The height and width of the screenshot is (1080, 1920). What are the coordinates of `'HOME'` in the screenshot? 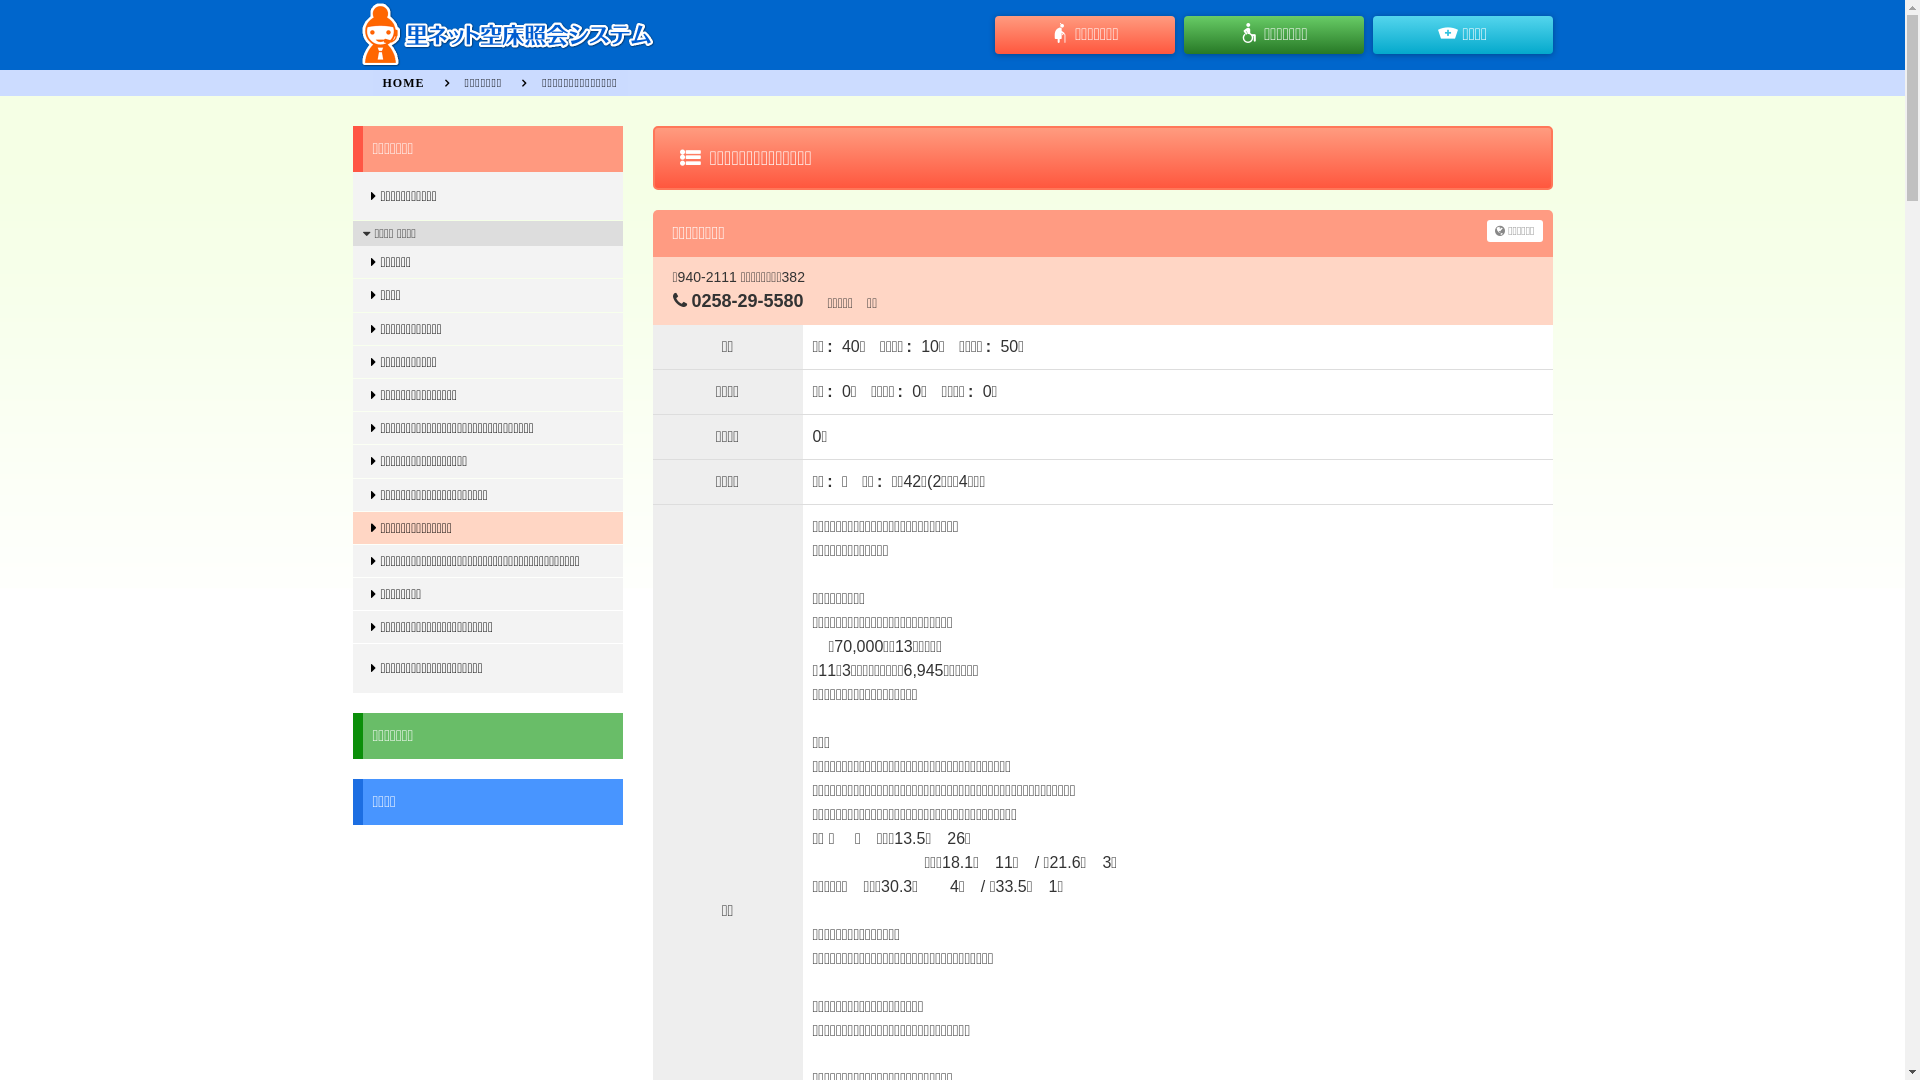 It's located at (402, 82).